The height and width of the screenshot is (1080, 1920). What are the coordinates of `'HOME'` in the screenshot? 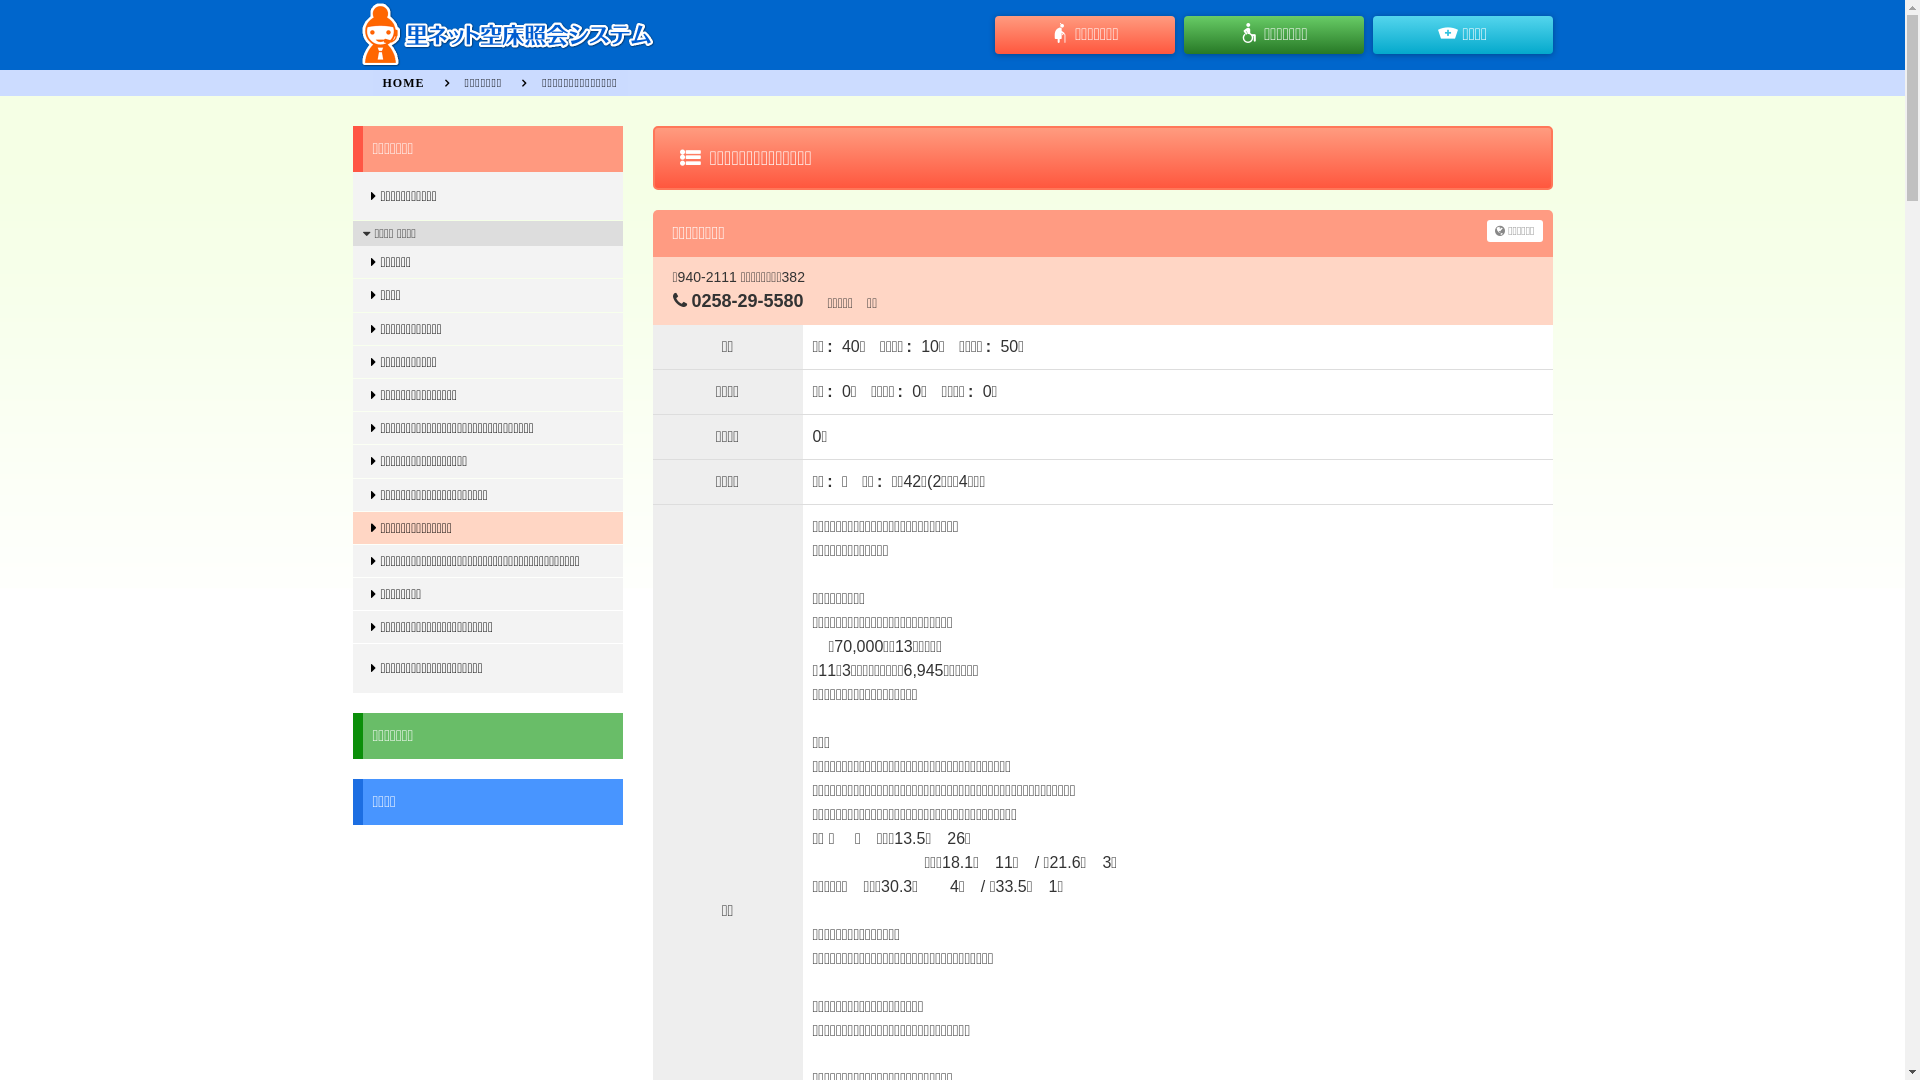 It's located at (402, 82).